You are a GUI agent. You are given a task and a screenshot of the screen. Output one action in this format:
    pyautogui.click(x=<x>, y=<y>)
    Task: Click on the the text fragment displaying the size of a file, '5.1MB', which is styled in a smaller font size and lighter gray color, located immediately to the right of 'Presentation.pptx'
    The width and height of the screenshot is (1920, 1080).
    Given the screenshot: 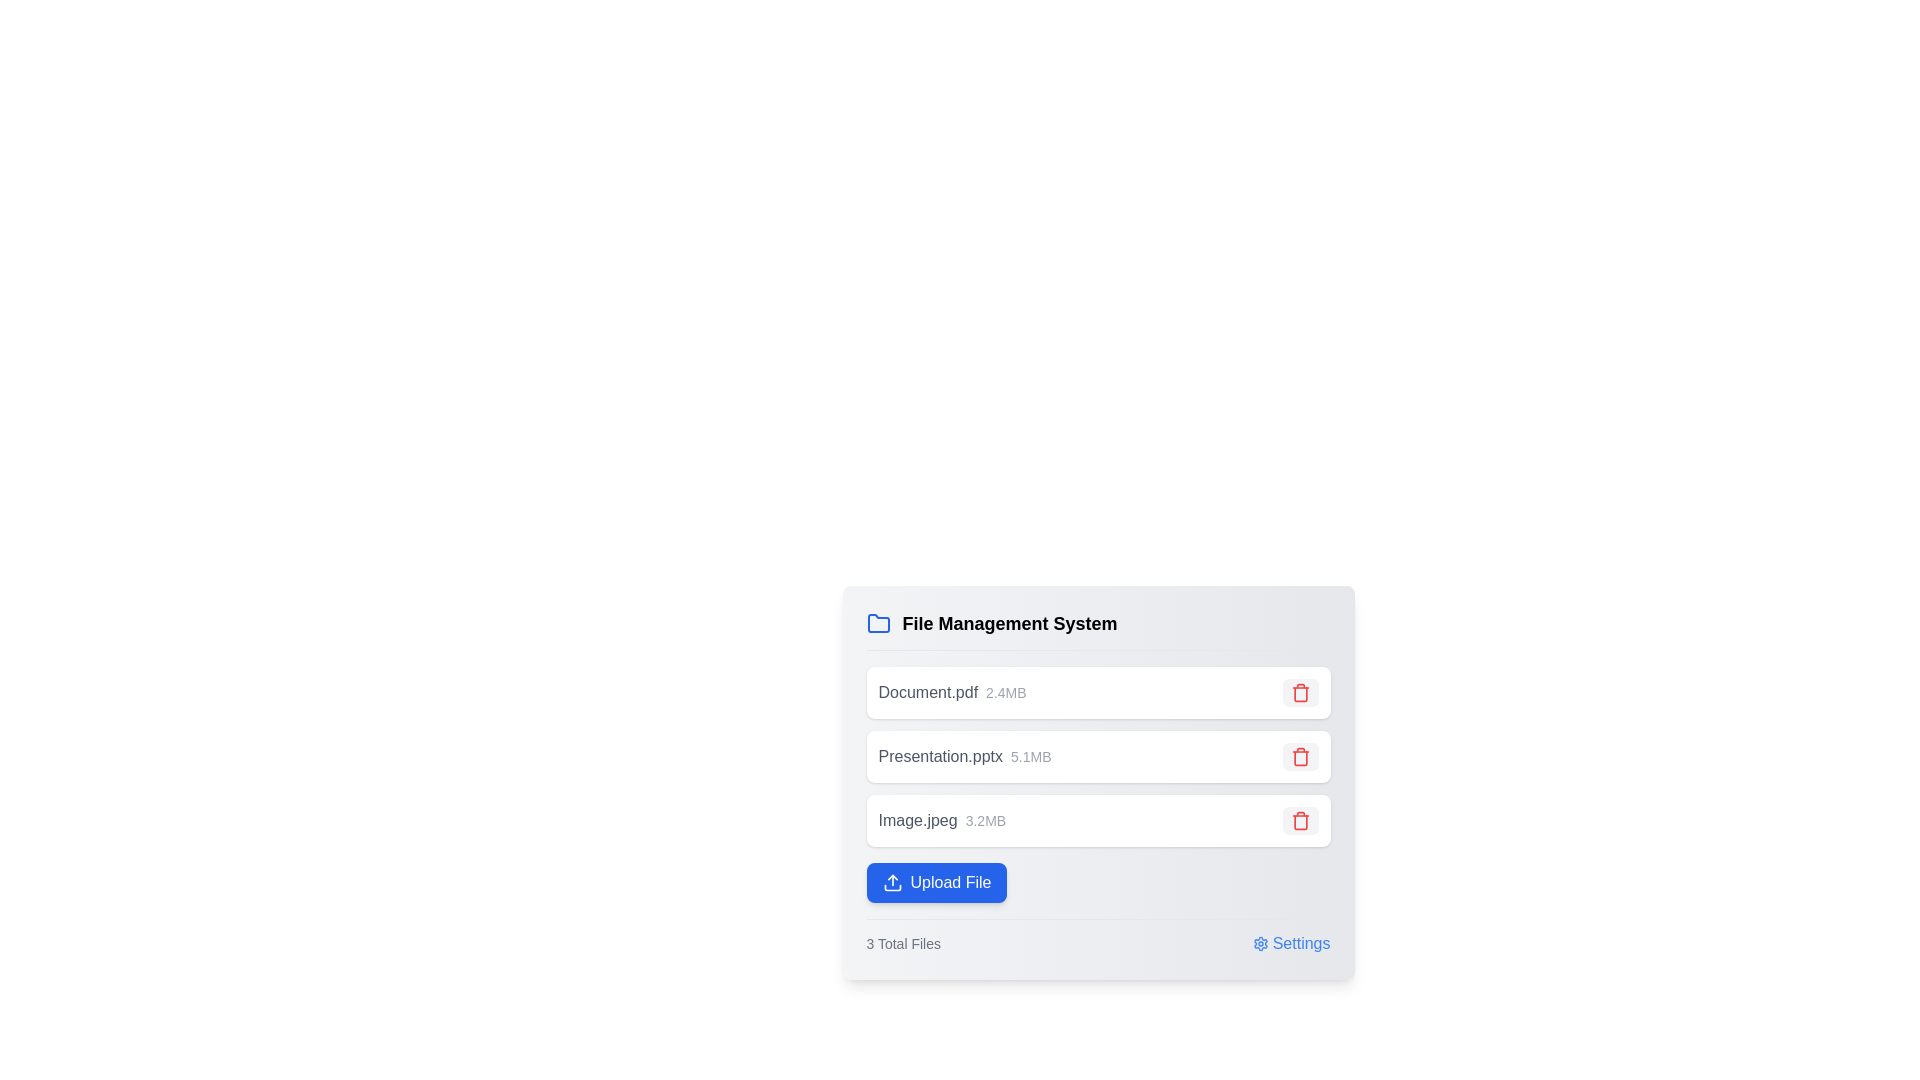 What is the action you would take?
    pyautogui.click(x=1031, y=756)
    